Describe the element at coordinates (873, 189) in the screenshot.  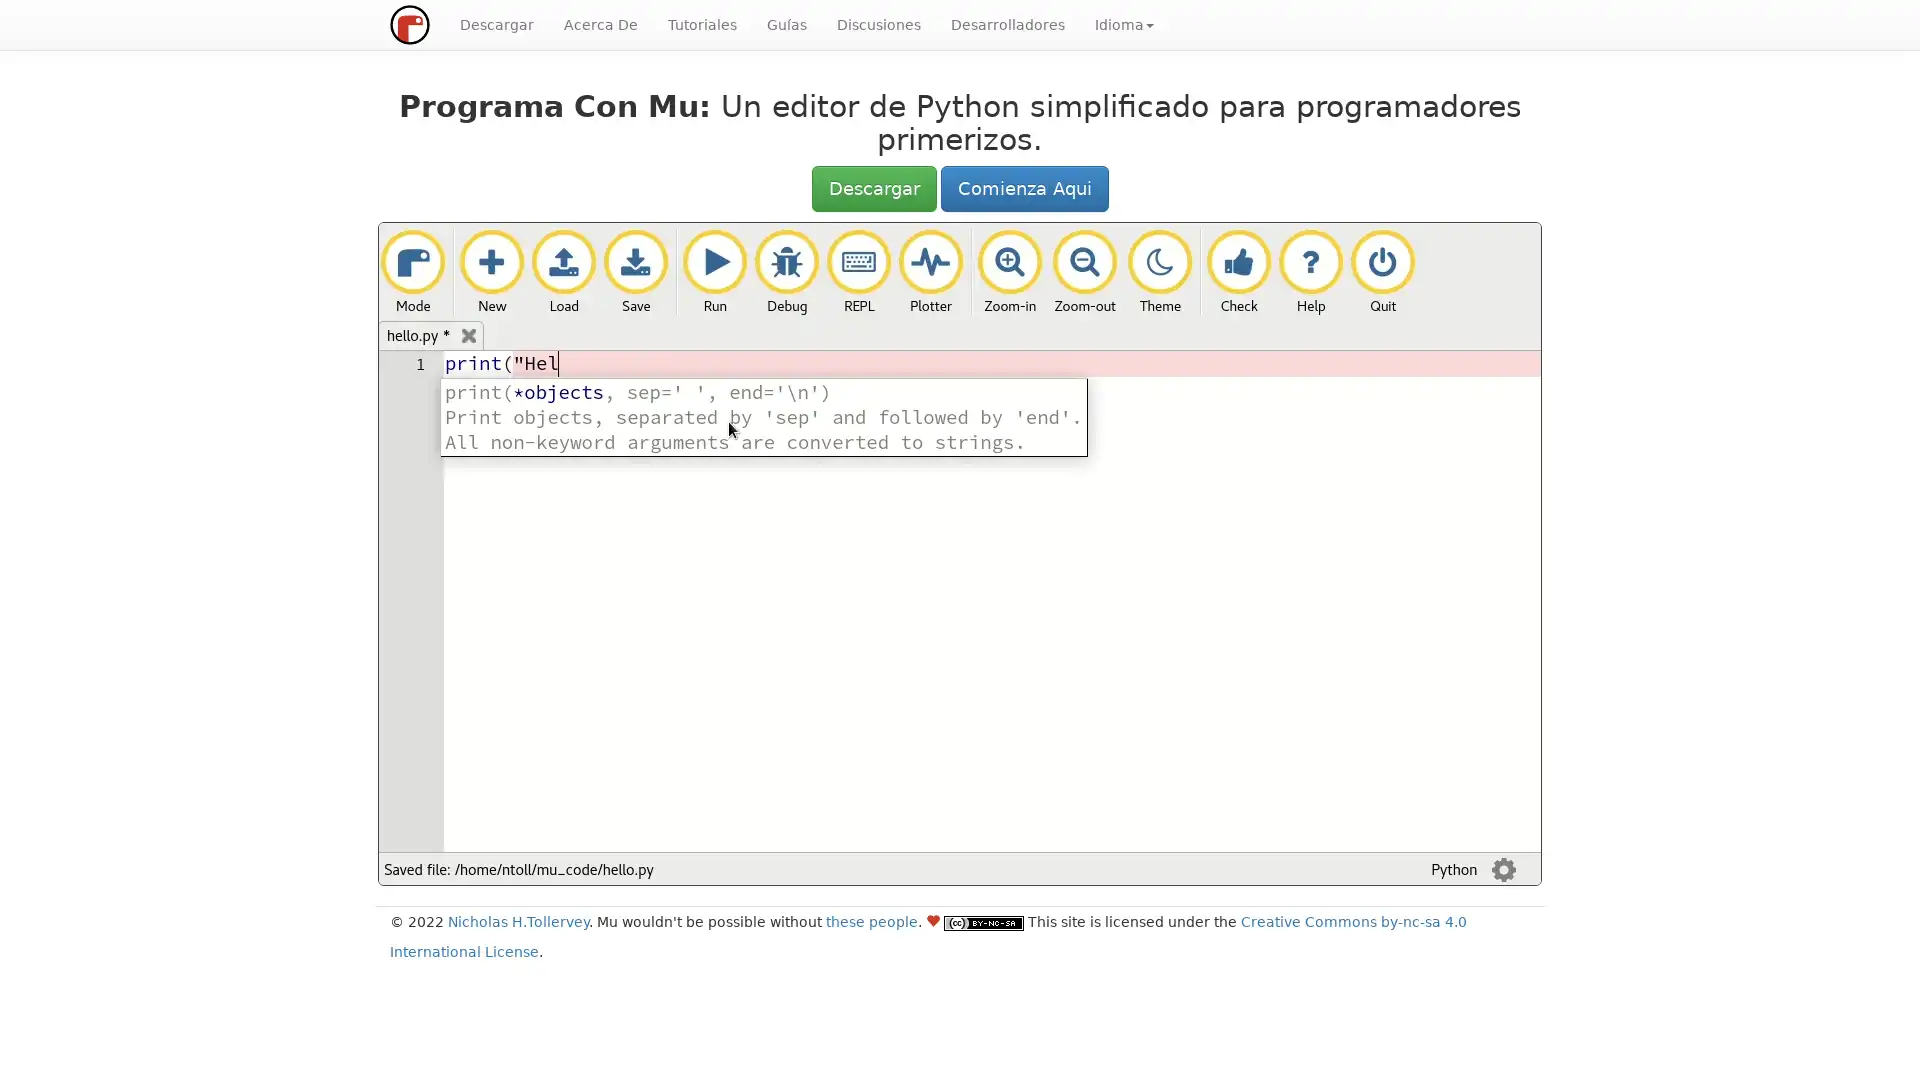
I see `Descargar` at that location.